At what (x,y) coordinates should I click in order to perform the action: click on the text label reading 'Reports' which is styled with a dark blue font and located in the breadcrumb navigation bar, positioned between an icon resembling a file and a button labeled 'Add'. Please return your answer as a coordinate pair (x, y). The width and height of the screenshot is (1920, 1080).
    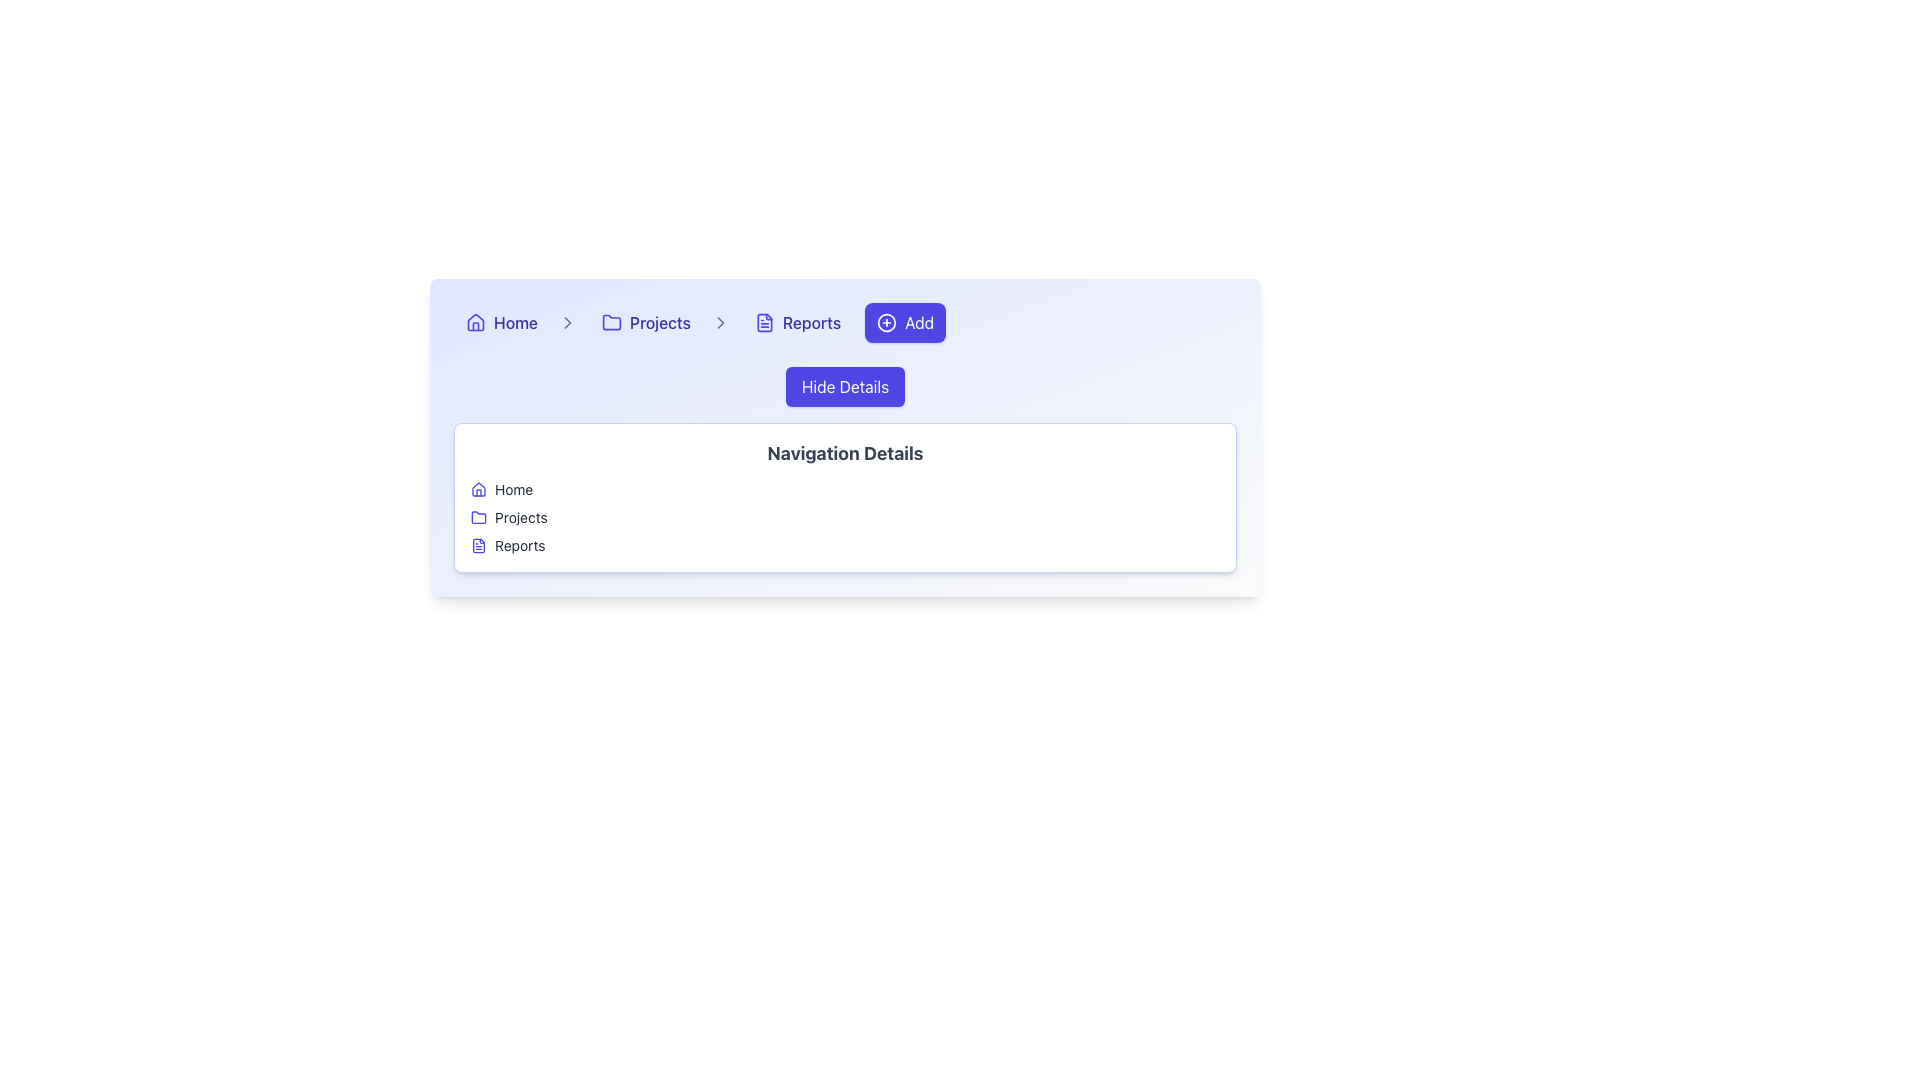
    Looking at the image, I should click on (811, 322).